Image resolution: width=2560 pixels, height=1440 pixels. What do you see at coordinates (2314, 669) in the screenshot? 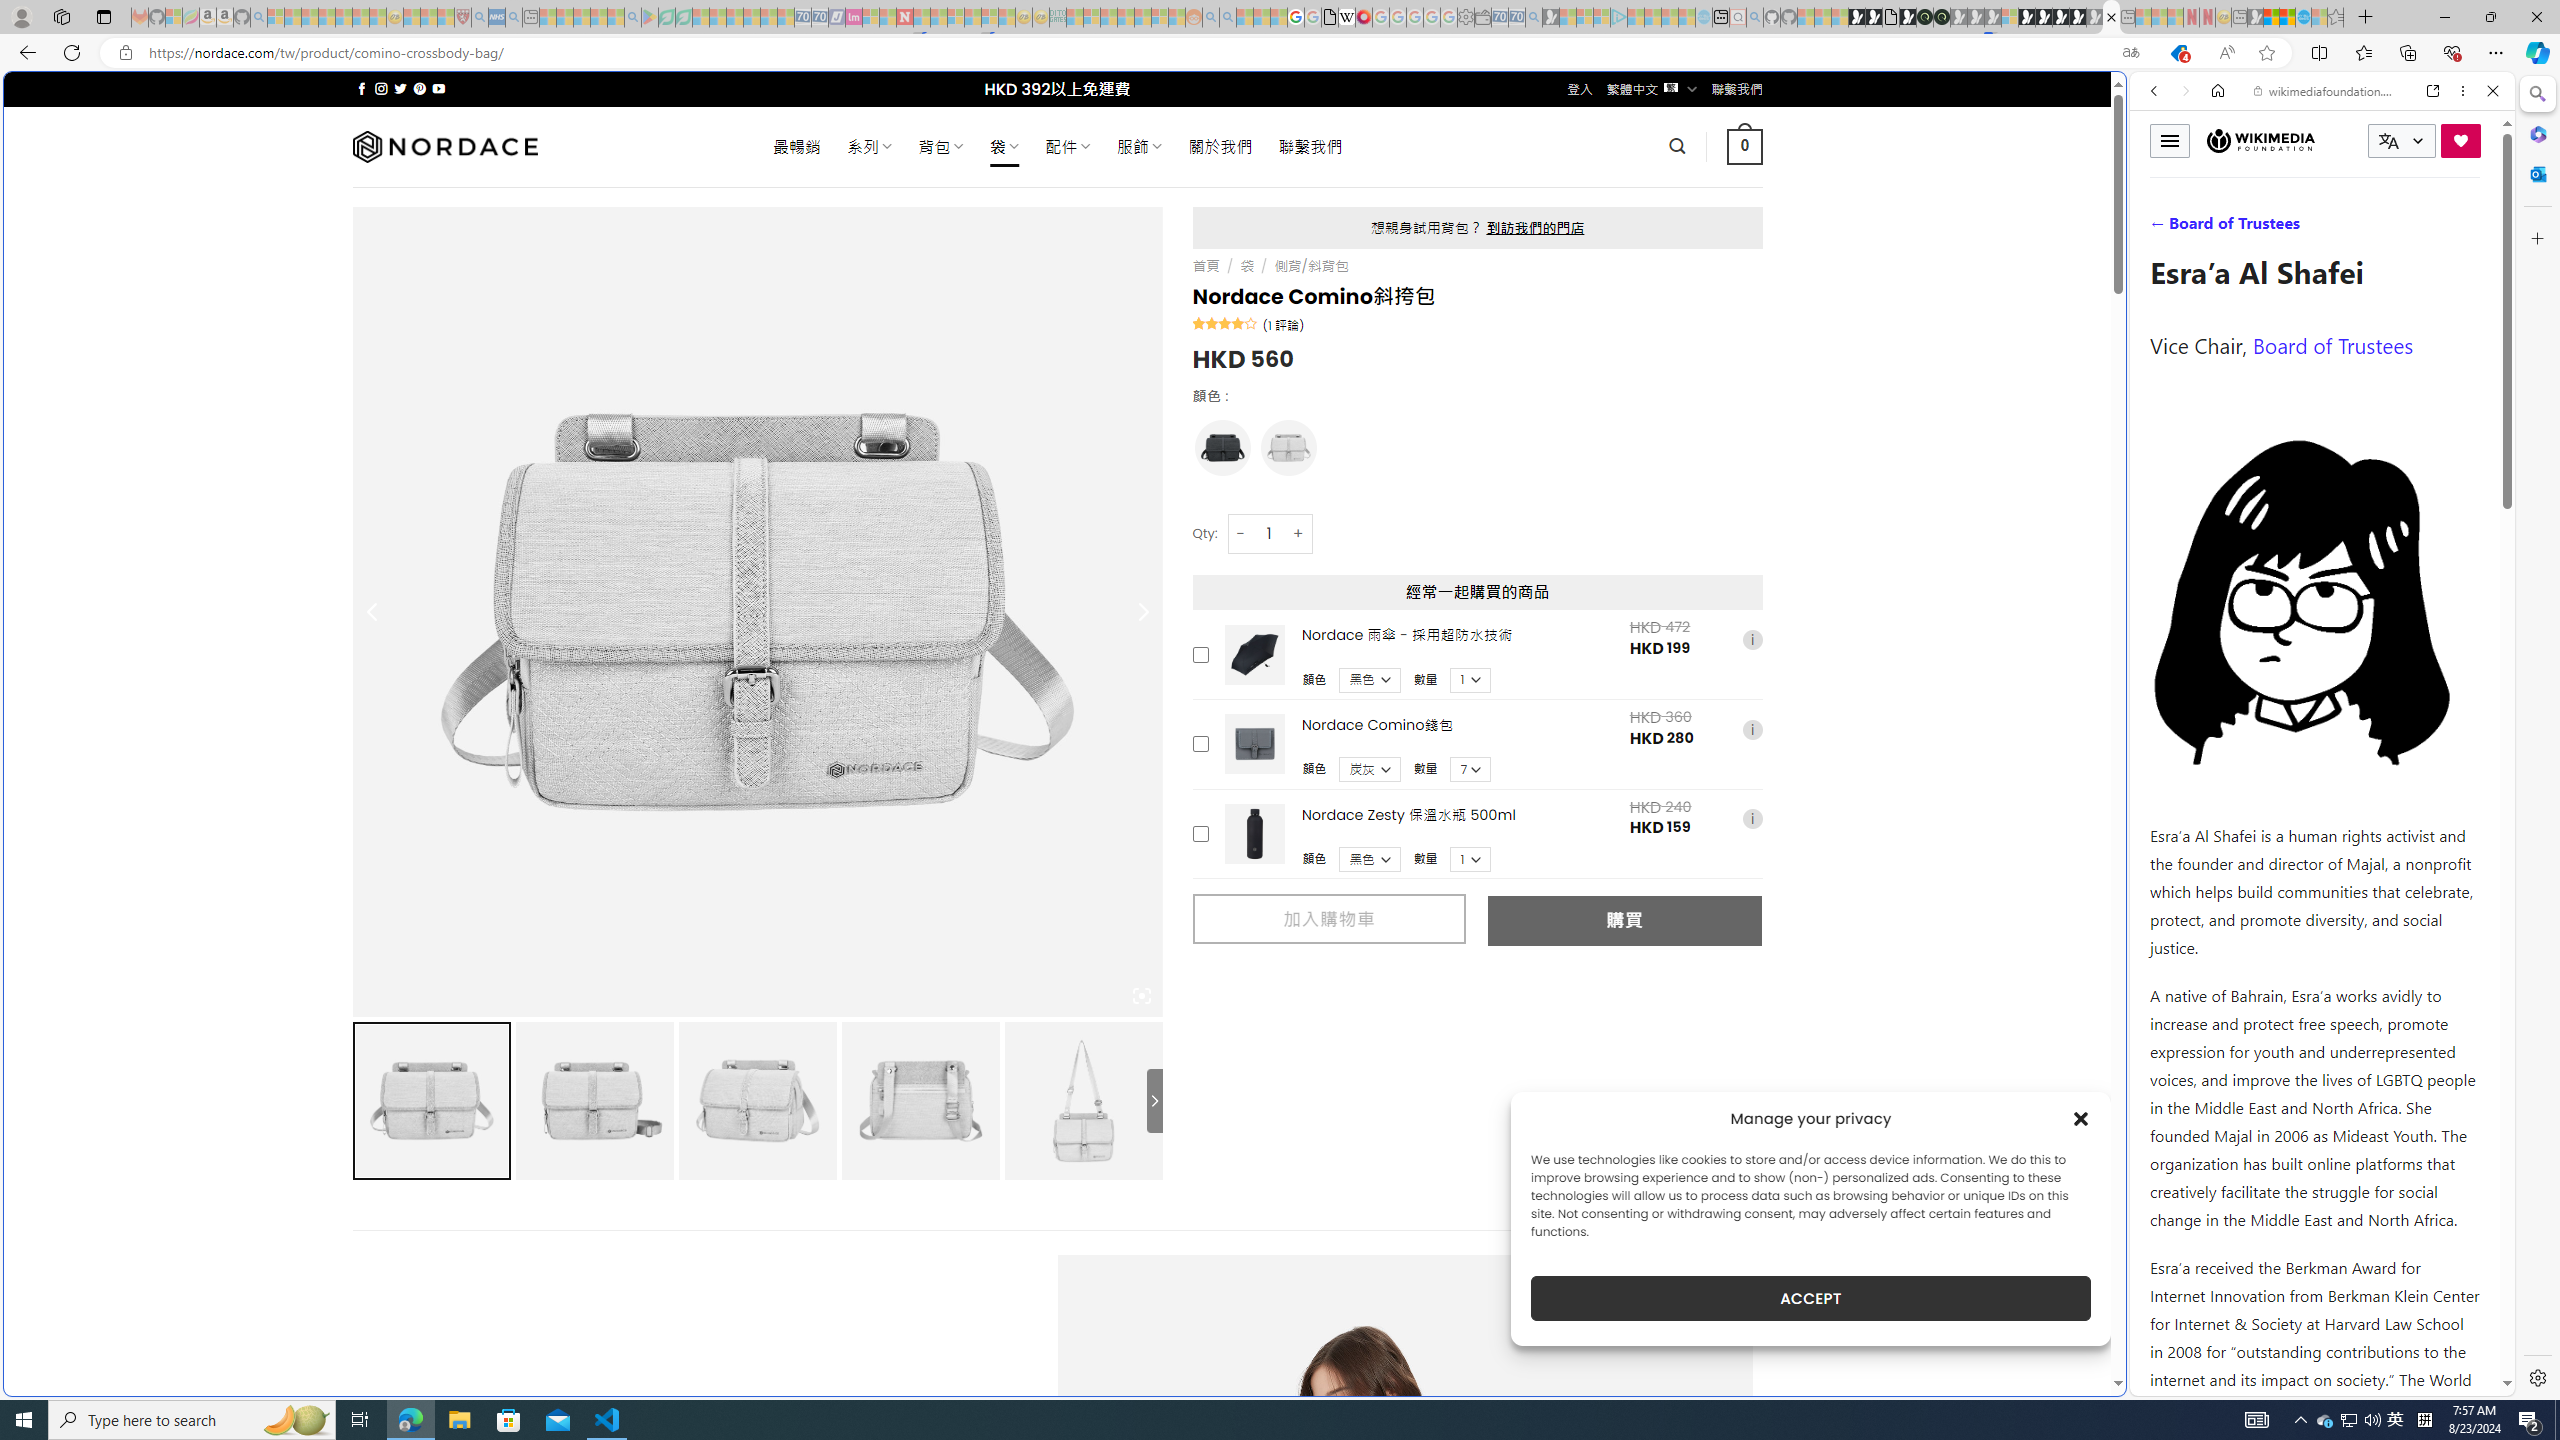
I see `'Wiktionary'` at bounding box center [2314, 669].